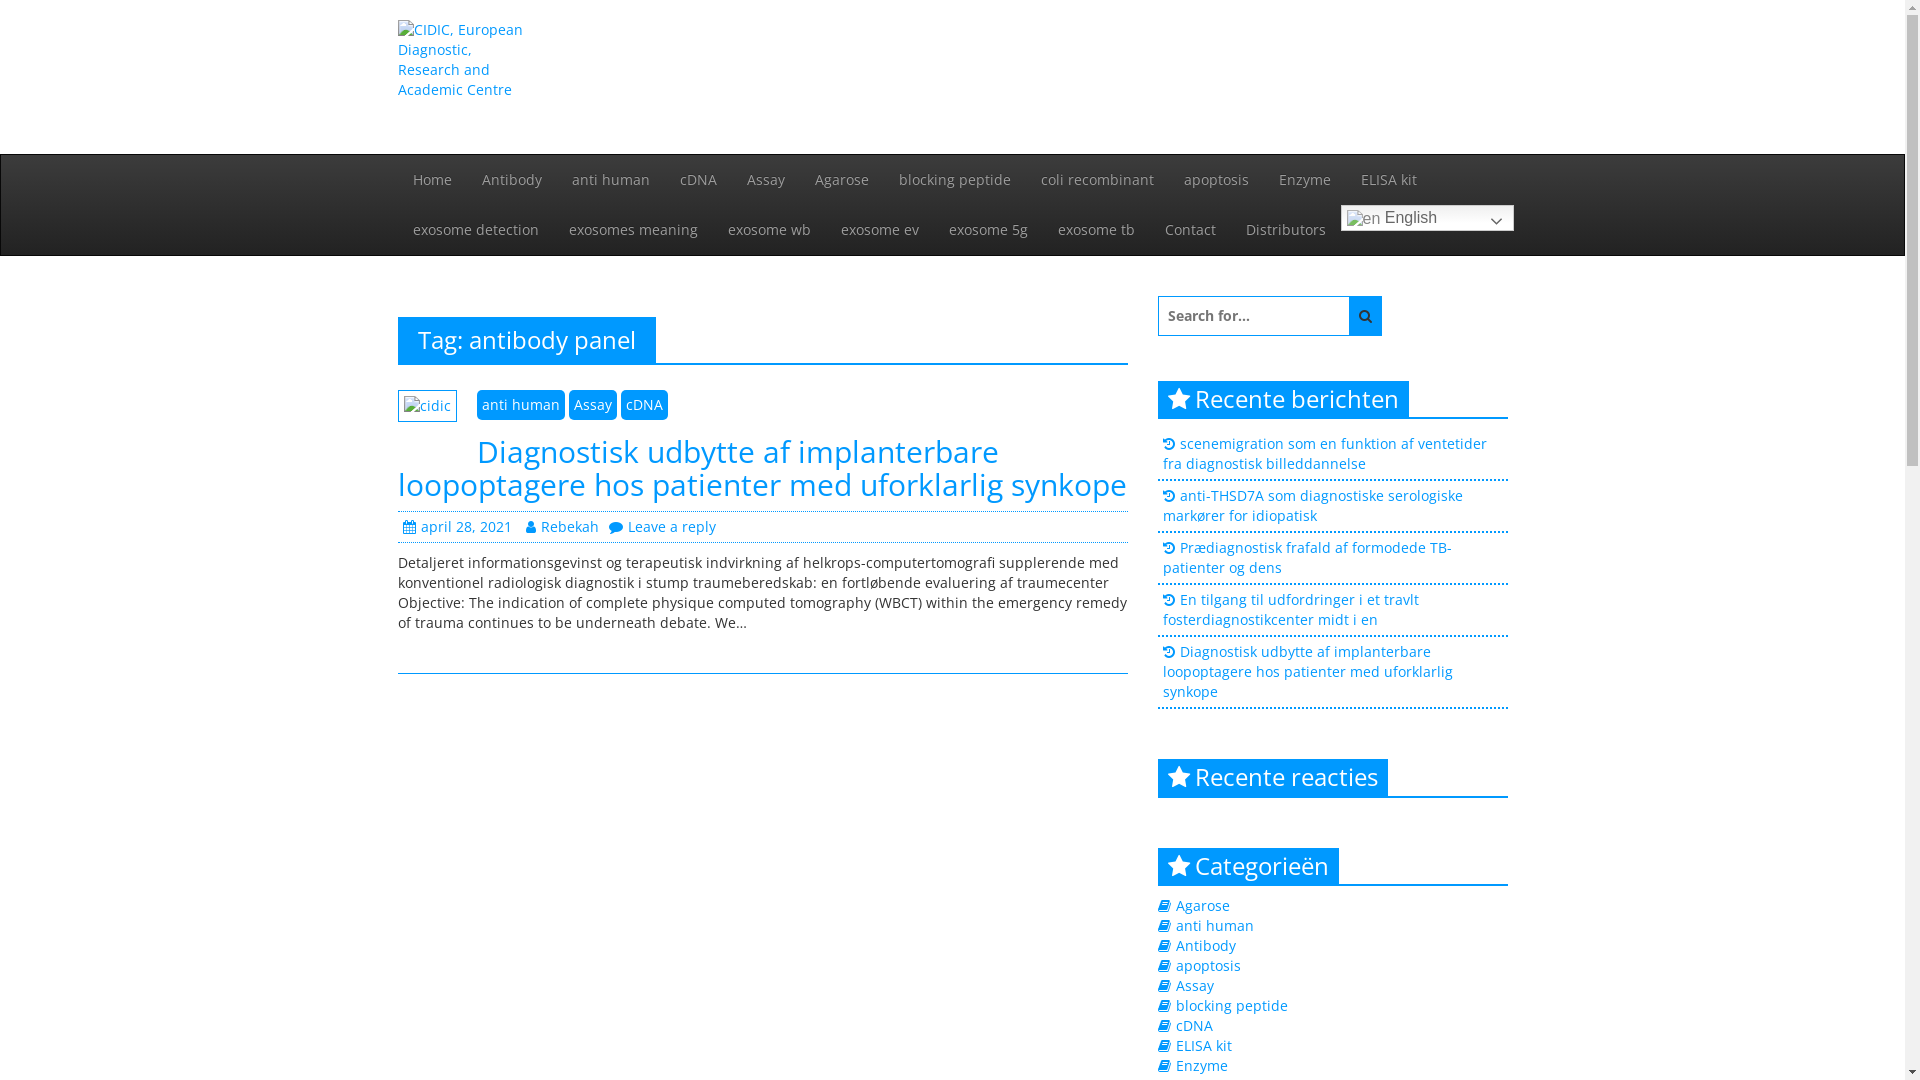  Describe the element at coordinates (608, 180) in the screenshot. I see `'anti human'` at that location.